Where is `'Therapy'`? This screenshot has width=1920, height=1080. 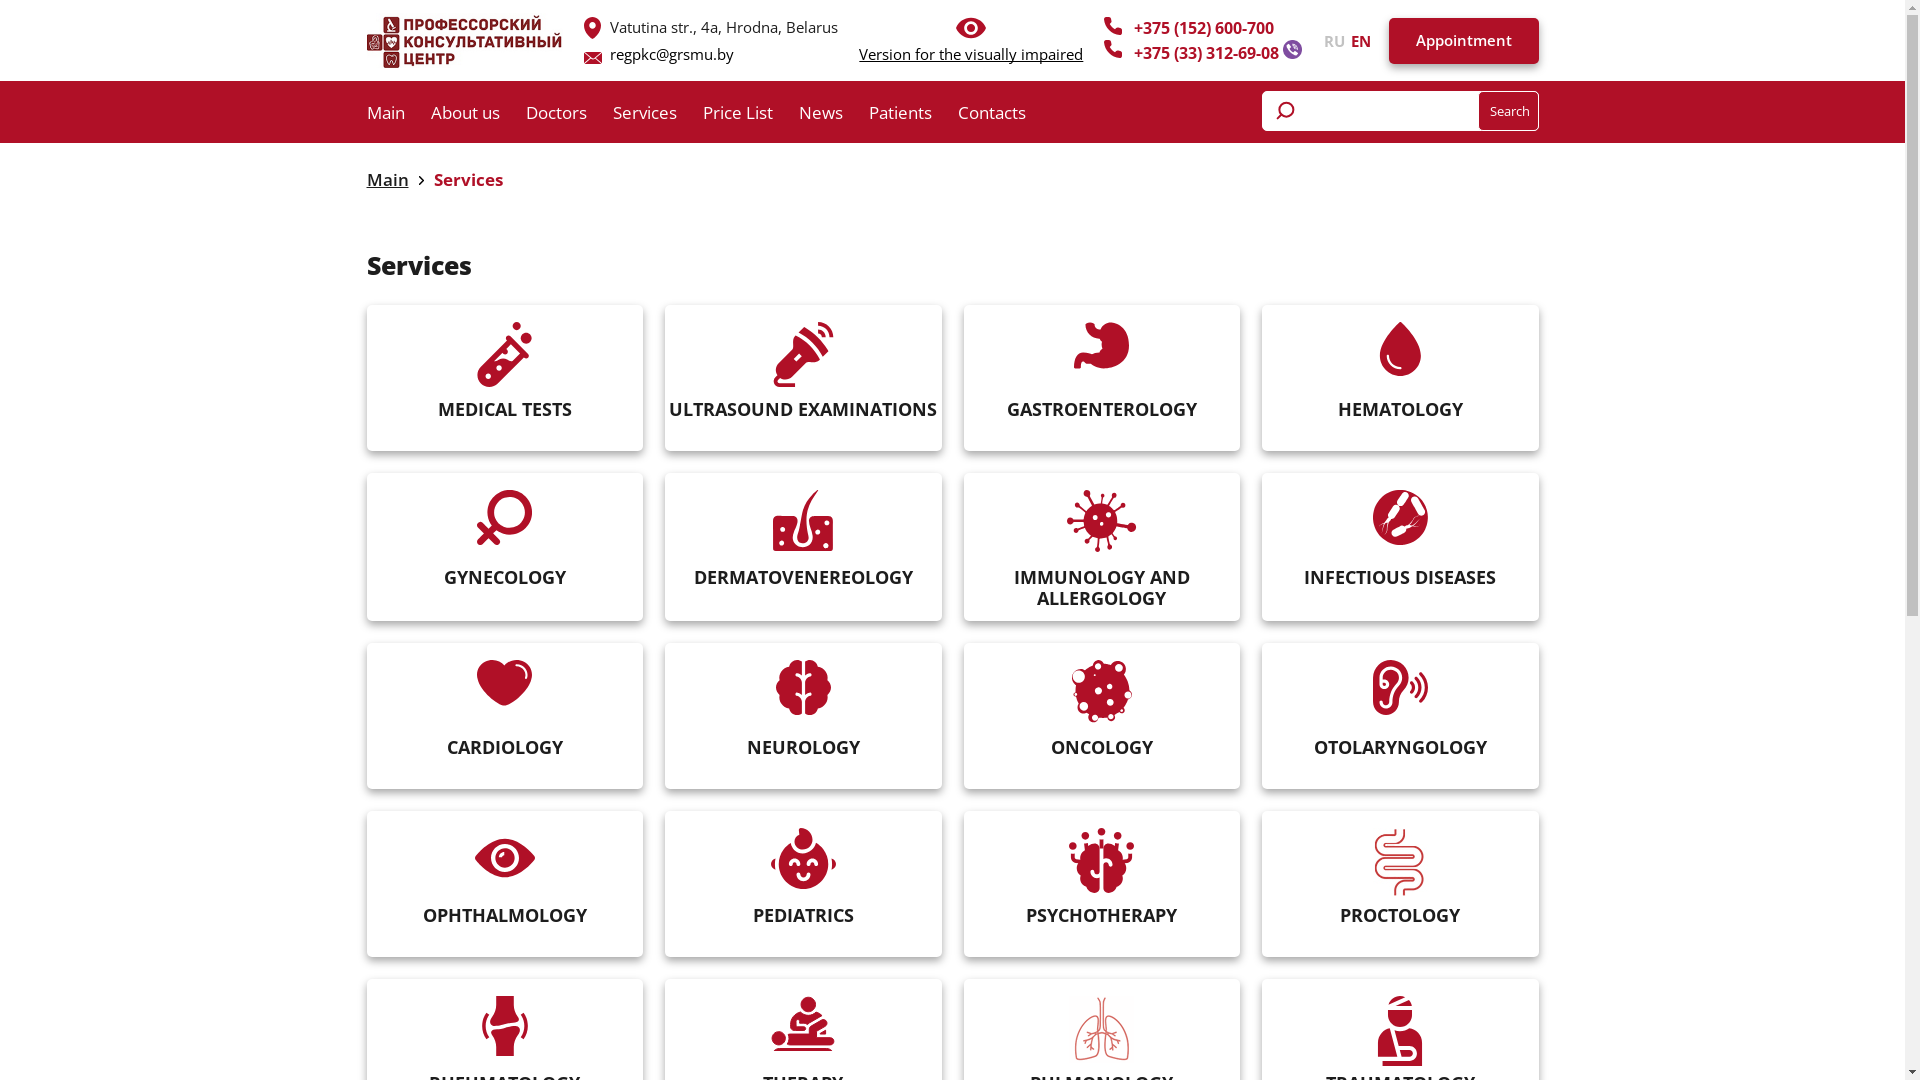 'Therapy' is located at coordinates (802, 1023).